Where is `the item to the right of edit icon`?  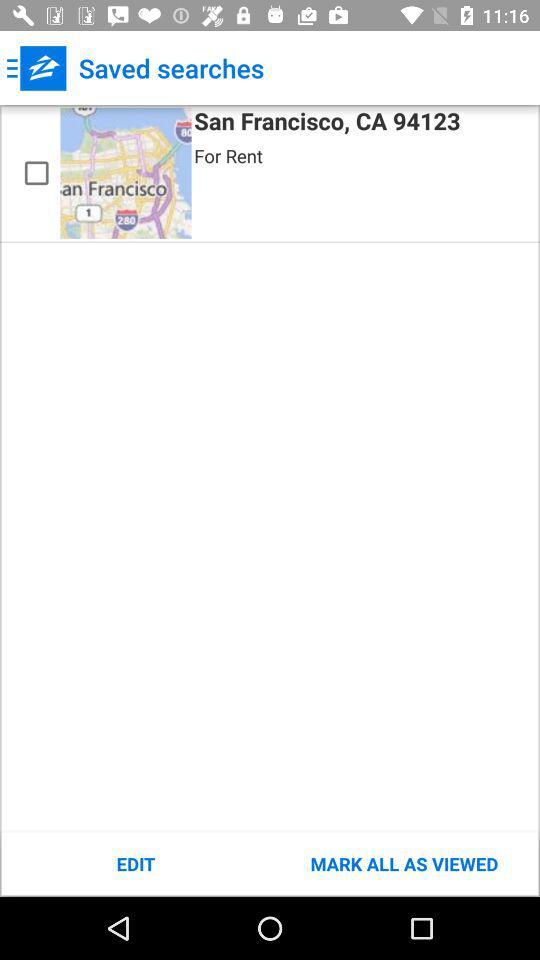 the item to the right of edit icon is located at coordinates (404, 863).